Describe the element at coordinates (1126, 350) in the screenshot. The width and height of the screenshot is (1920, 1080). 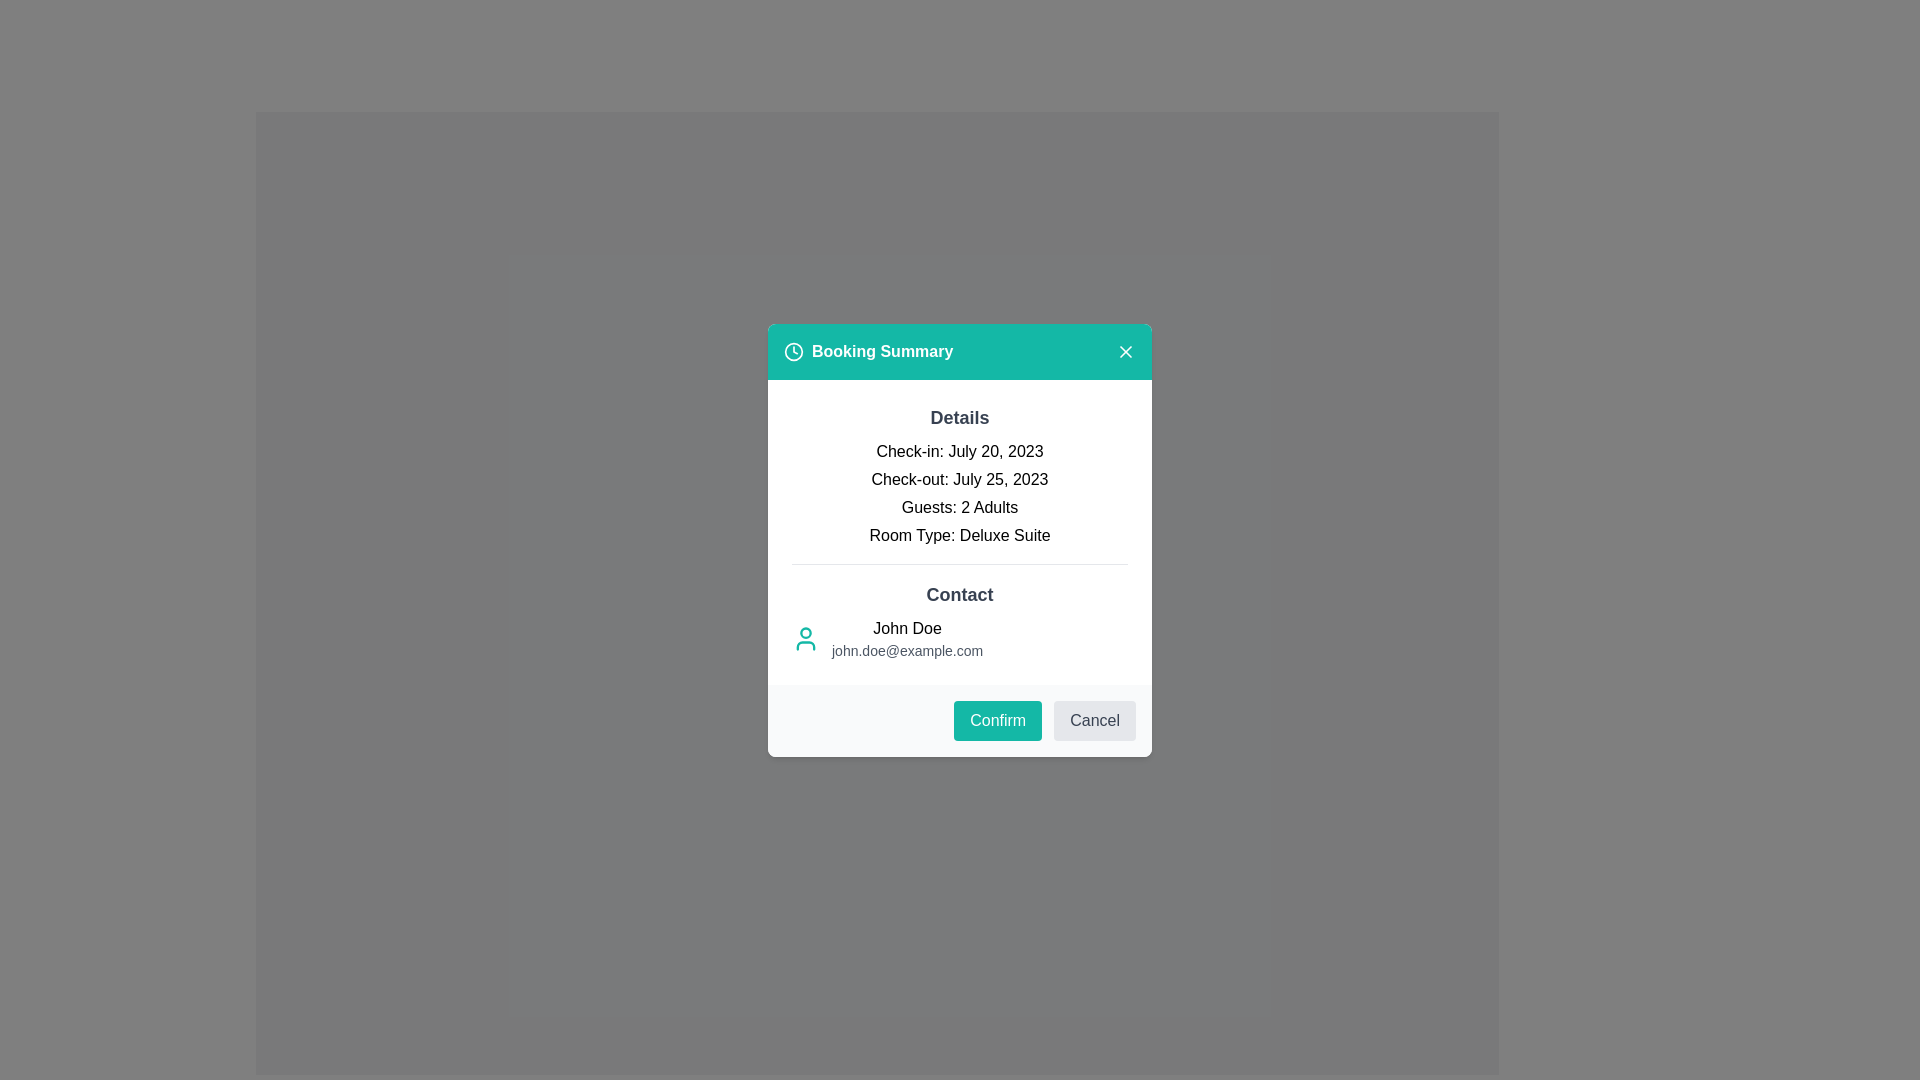
I see `the close button with an icon located in the top-right corner of the modal dialog` at that location.